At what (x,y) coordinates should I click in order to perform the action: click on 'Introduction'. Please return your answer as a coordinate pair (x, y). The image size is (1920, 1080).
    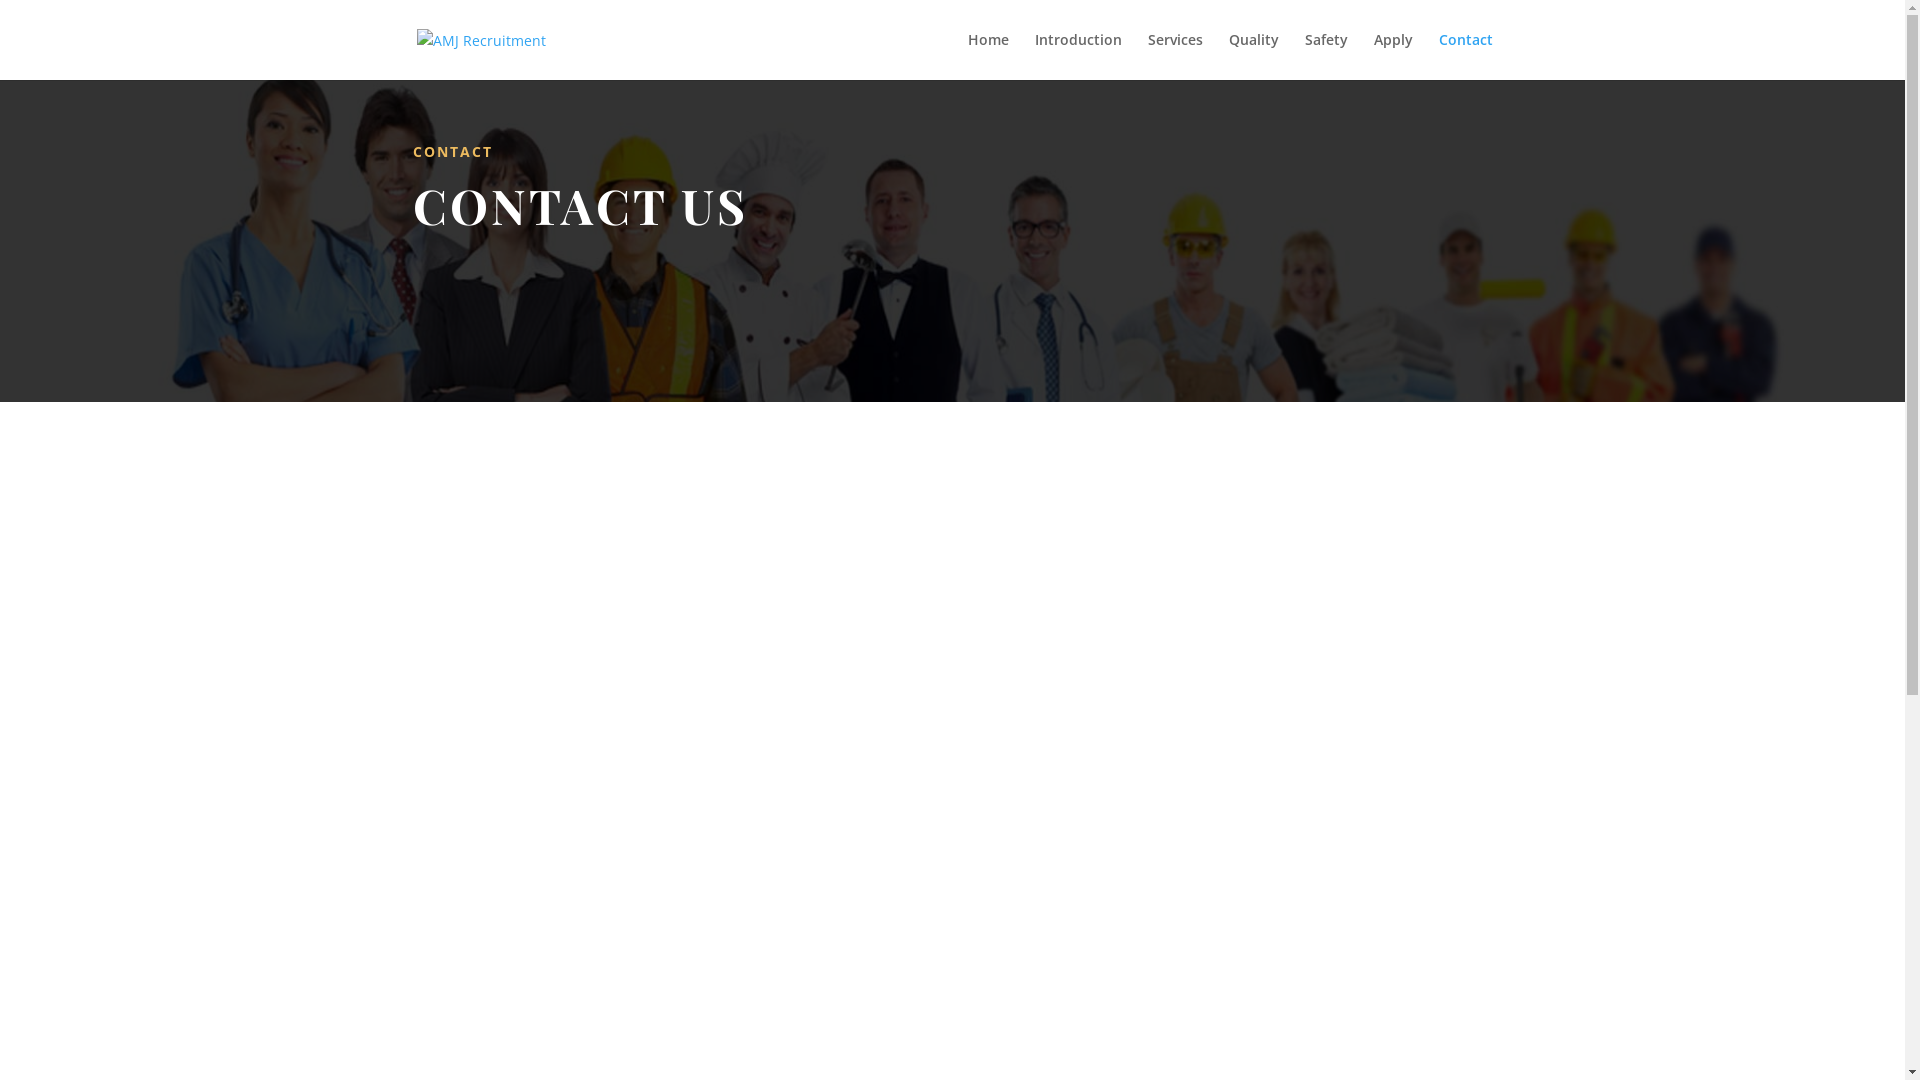
    Looking at the image, I should click on (1076, 55).